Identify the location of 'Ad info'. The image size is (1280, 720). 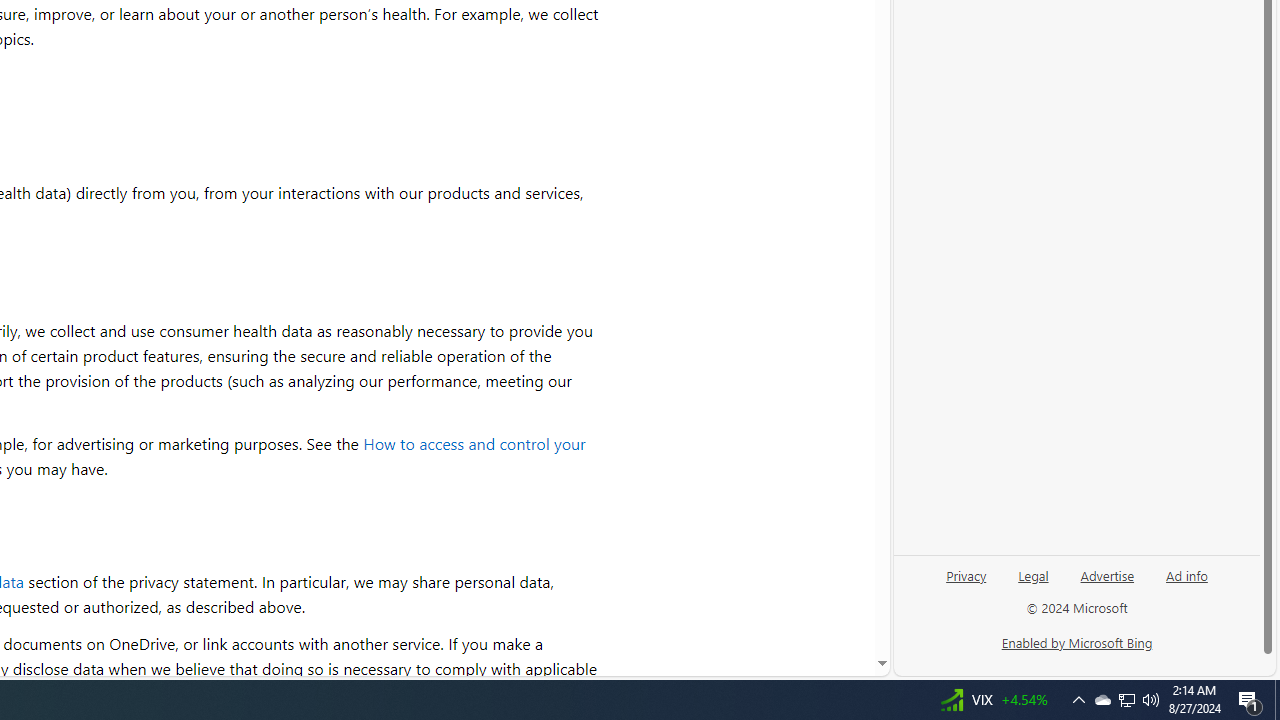
(1187, 574).